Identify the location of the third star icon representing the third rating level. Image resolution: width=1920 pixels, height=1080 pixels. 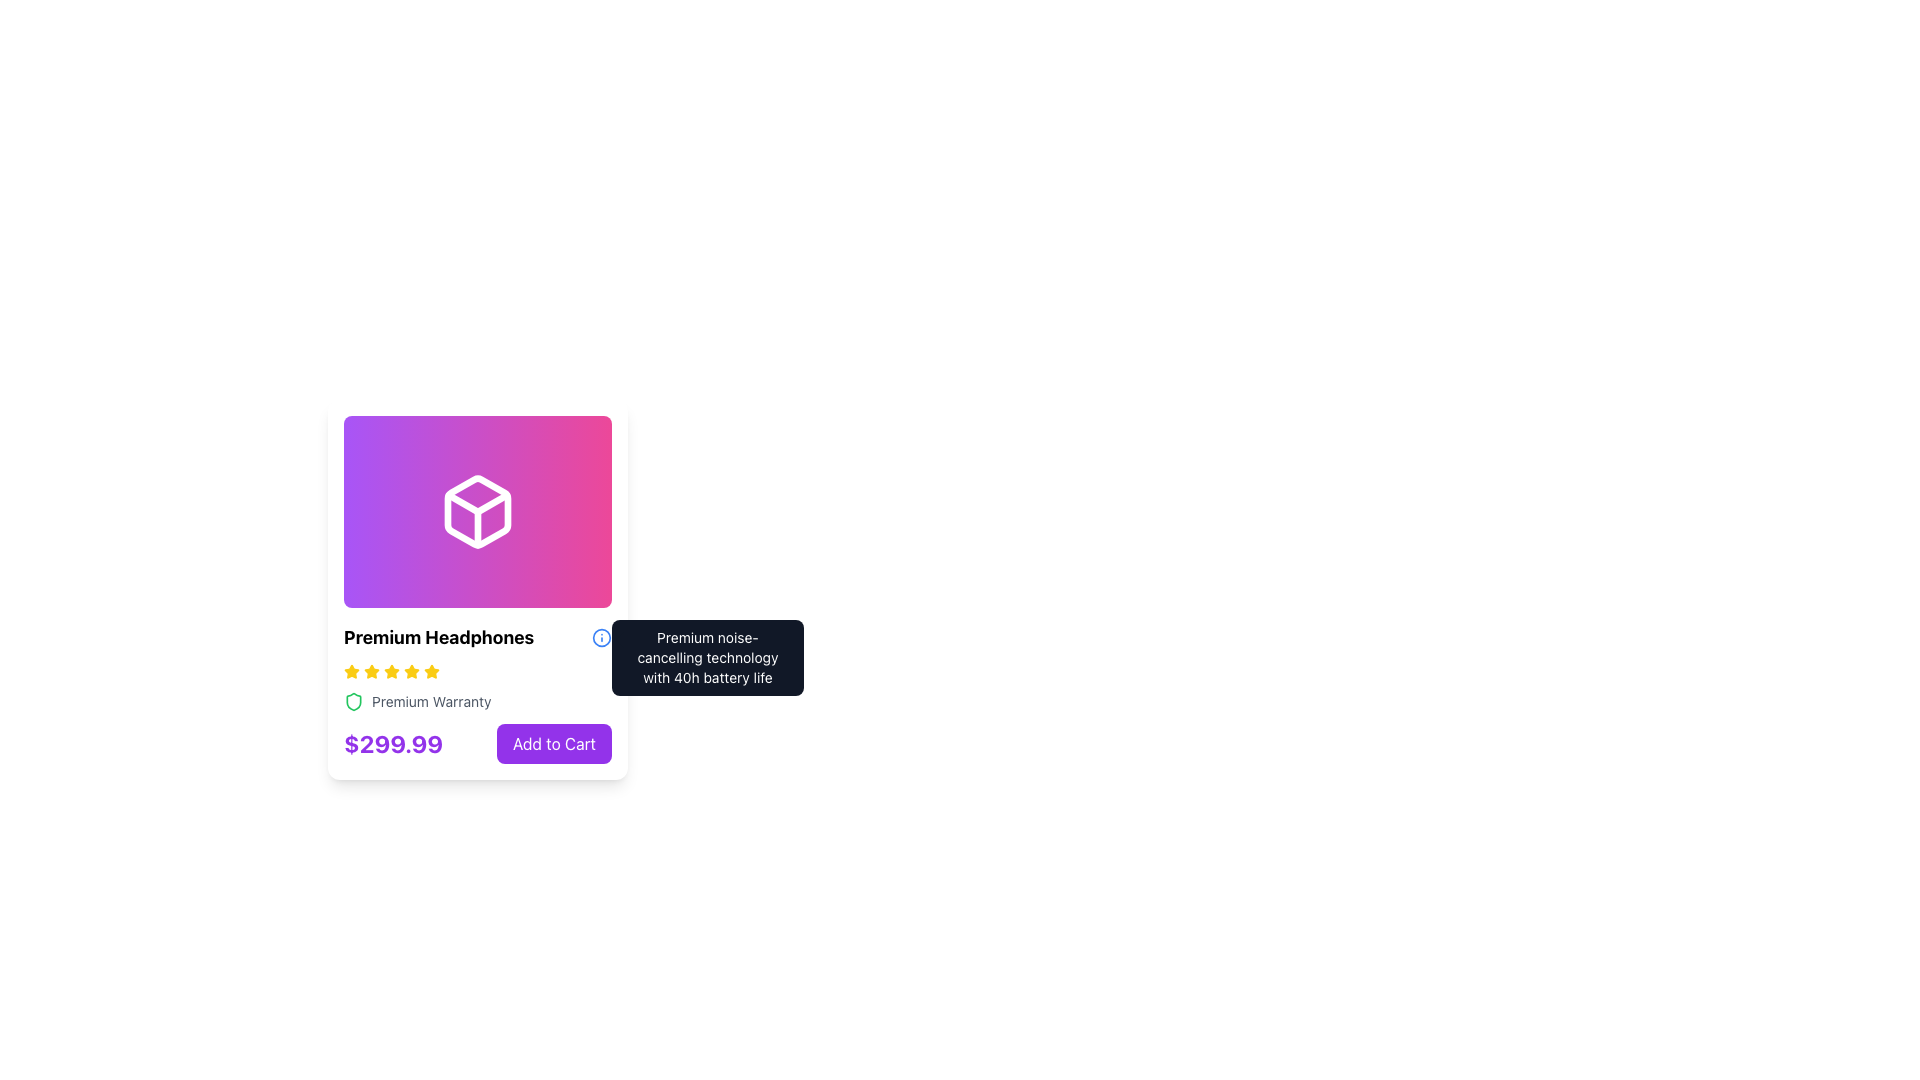
(372, 671).